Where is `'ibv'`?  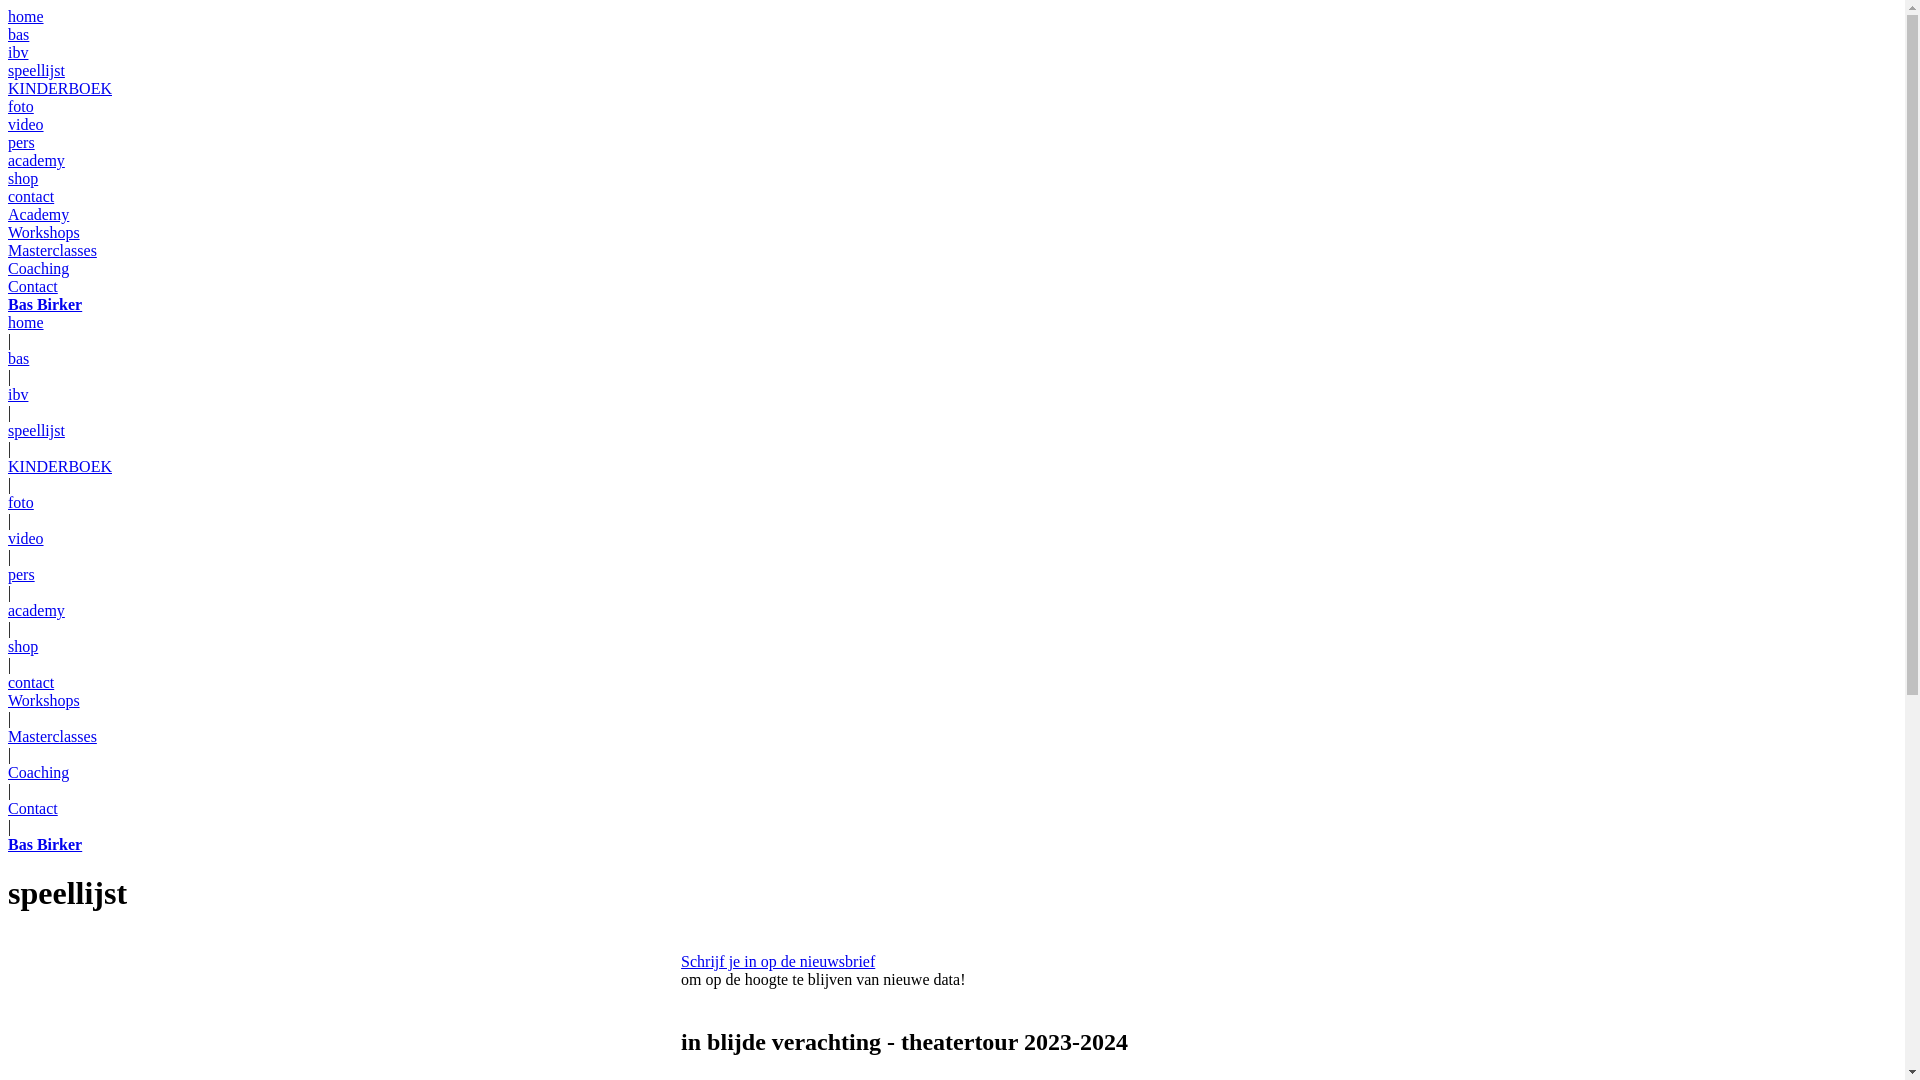 'ibv' is located at coordinates (18, 51).